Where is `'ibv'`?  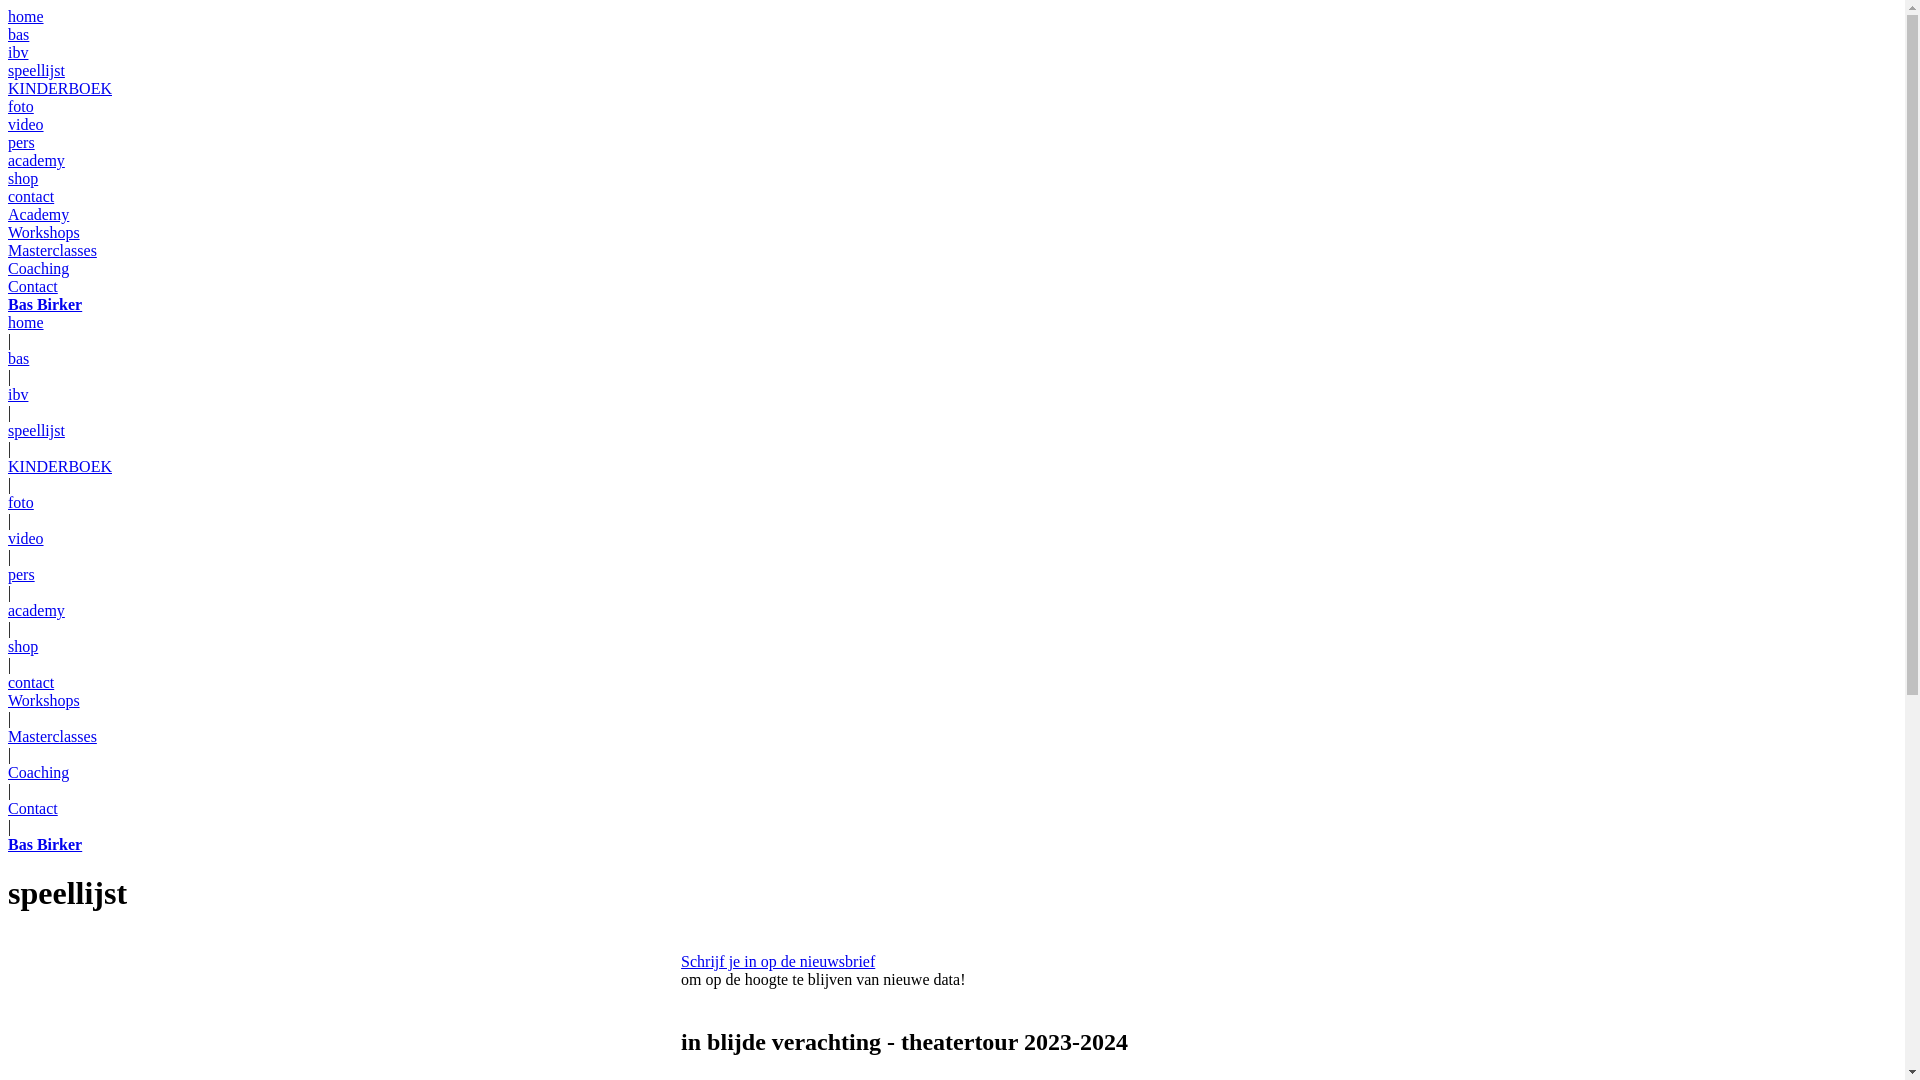 'ibv' is located at coordinates (18, 51).